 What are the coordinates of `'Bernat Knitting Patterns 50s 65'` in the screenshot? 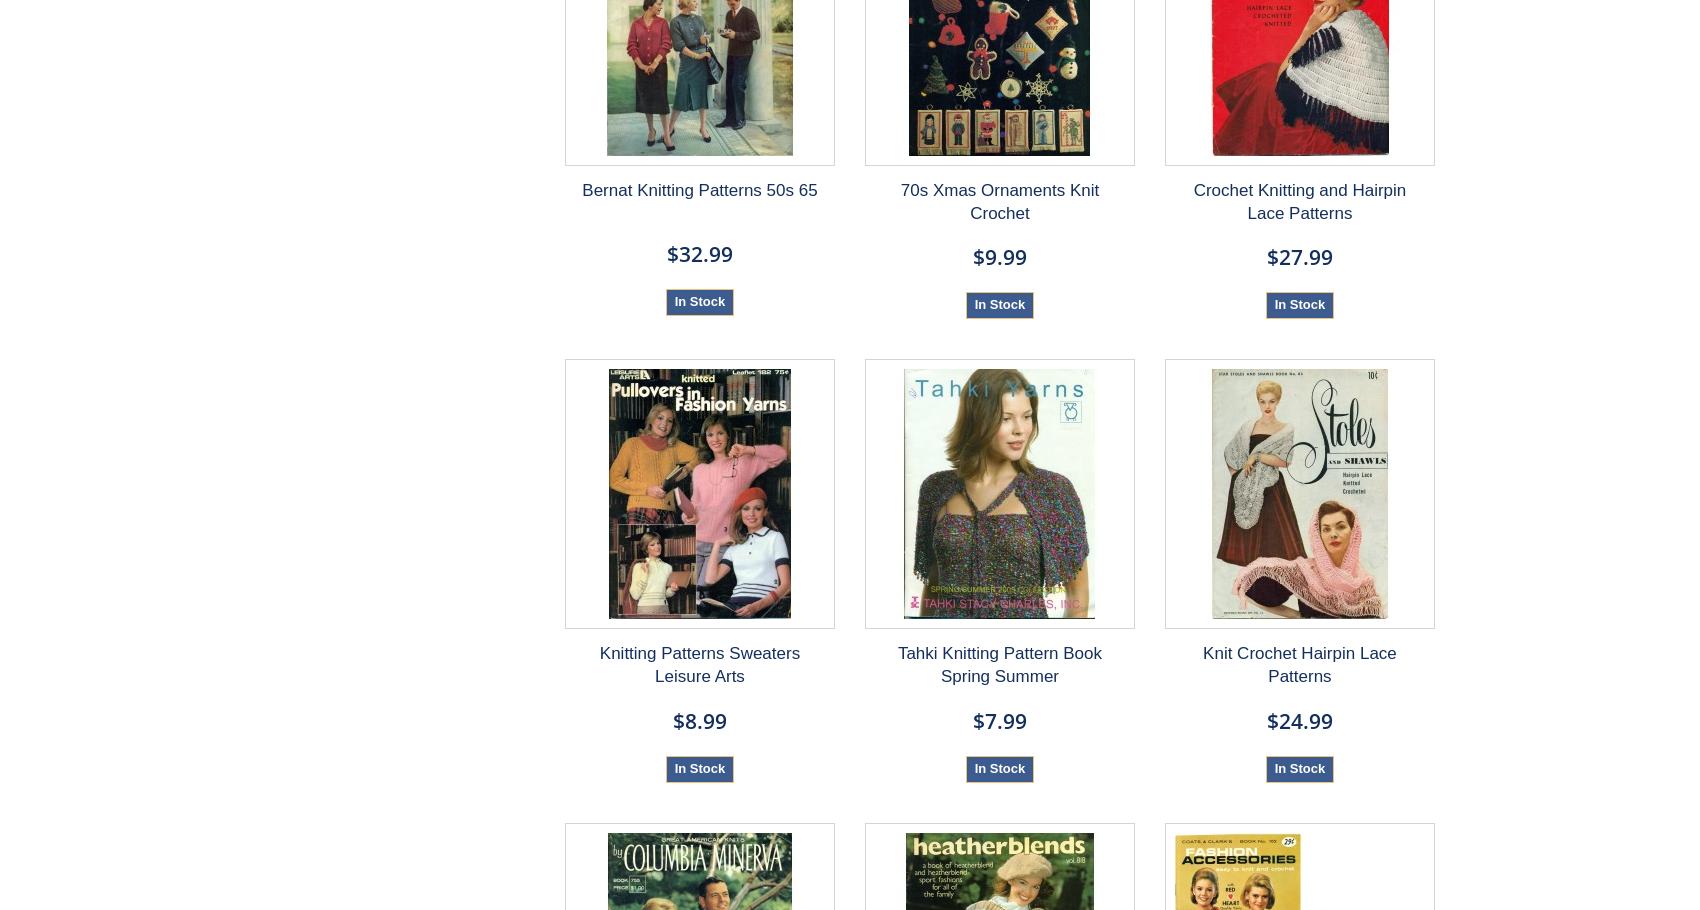 It's located at (699, 190).